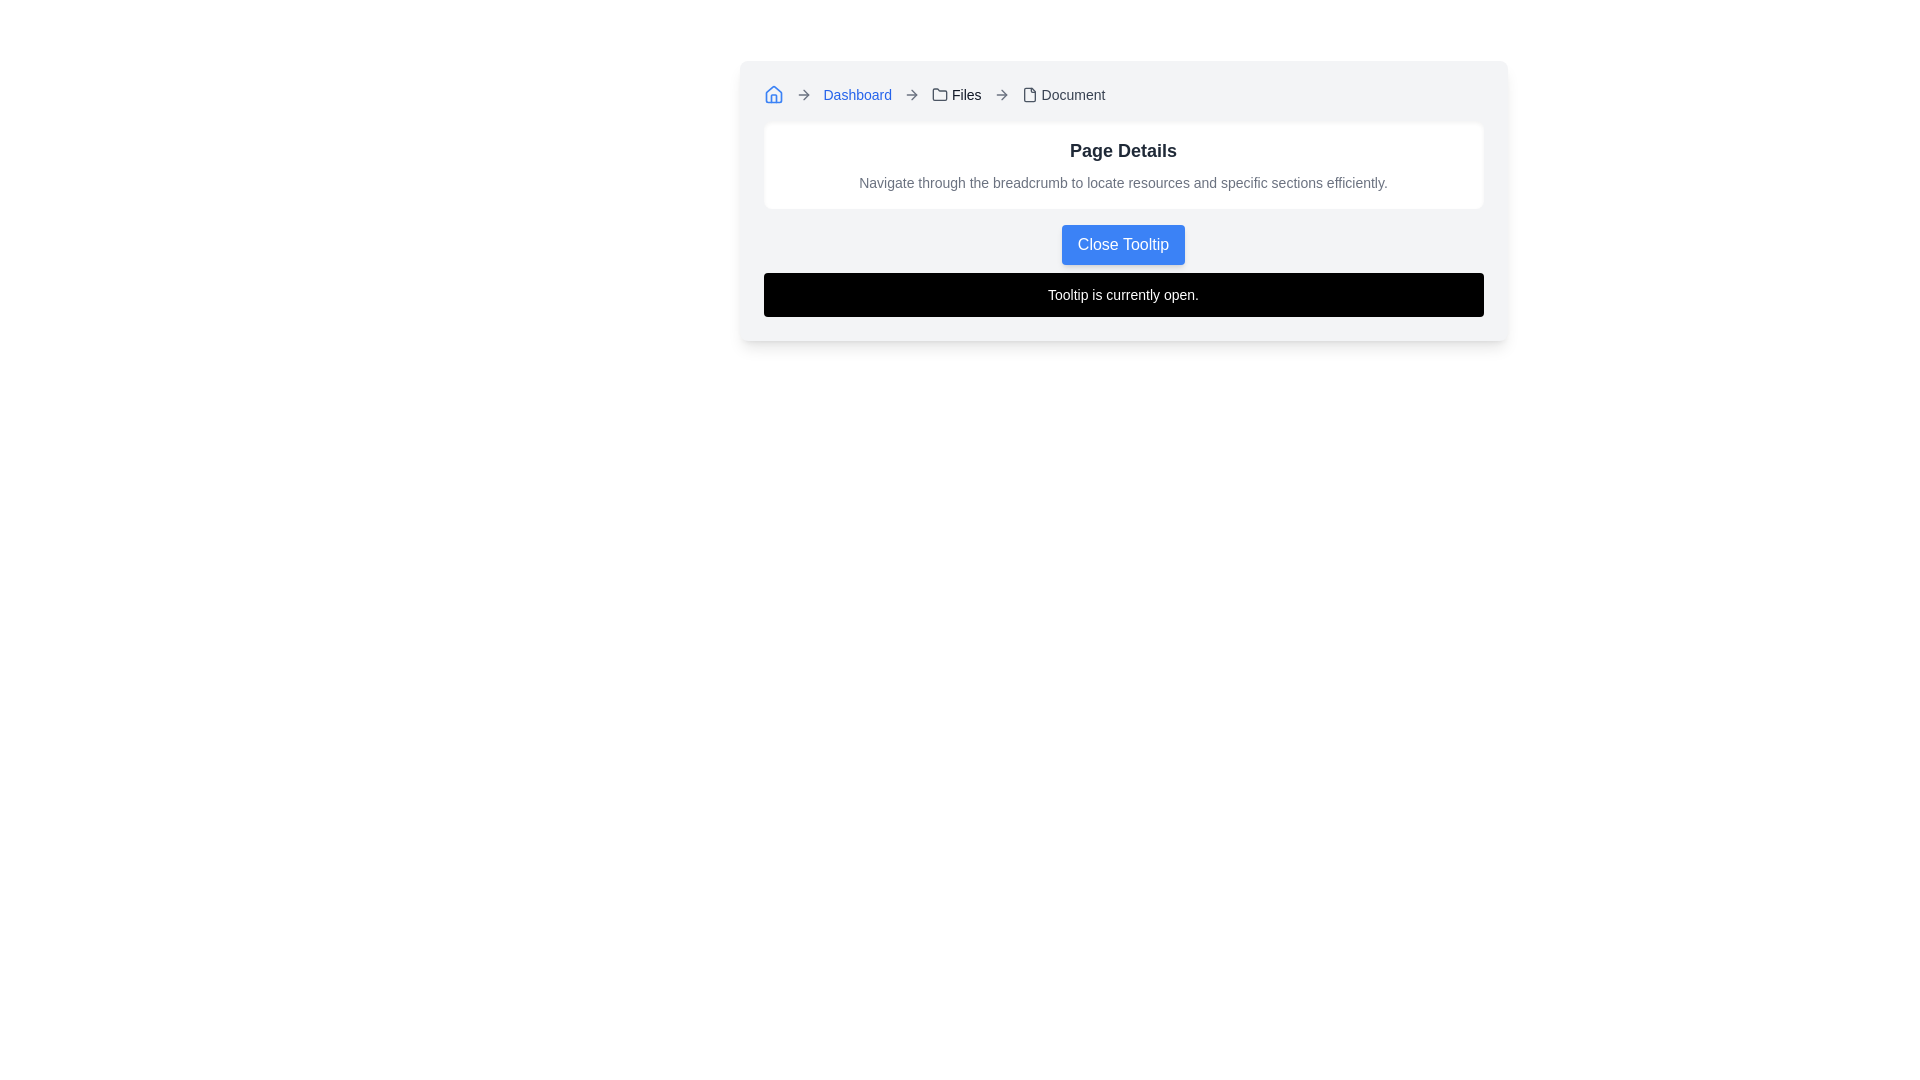  What do you see at coordinates (913, 95) in the screenshot?
I see `the rightward-pointing arrow icon in the breadcrumb navigation bar, located near the top-left side of the interface` at bounding box center [913, 95].